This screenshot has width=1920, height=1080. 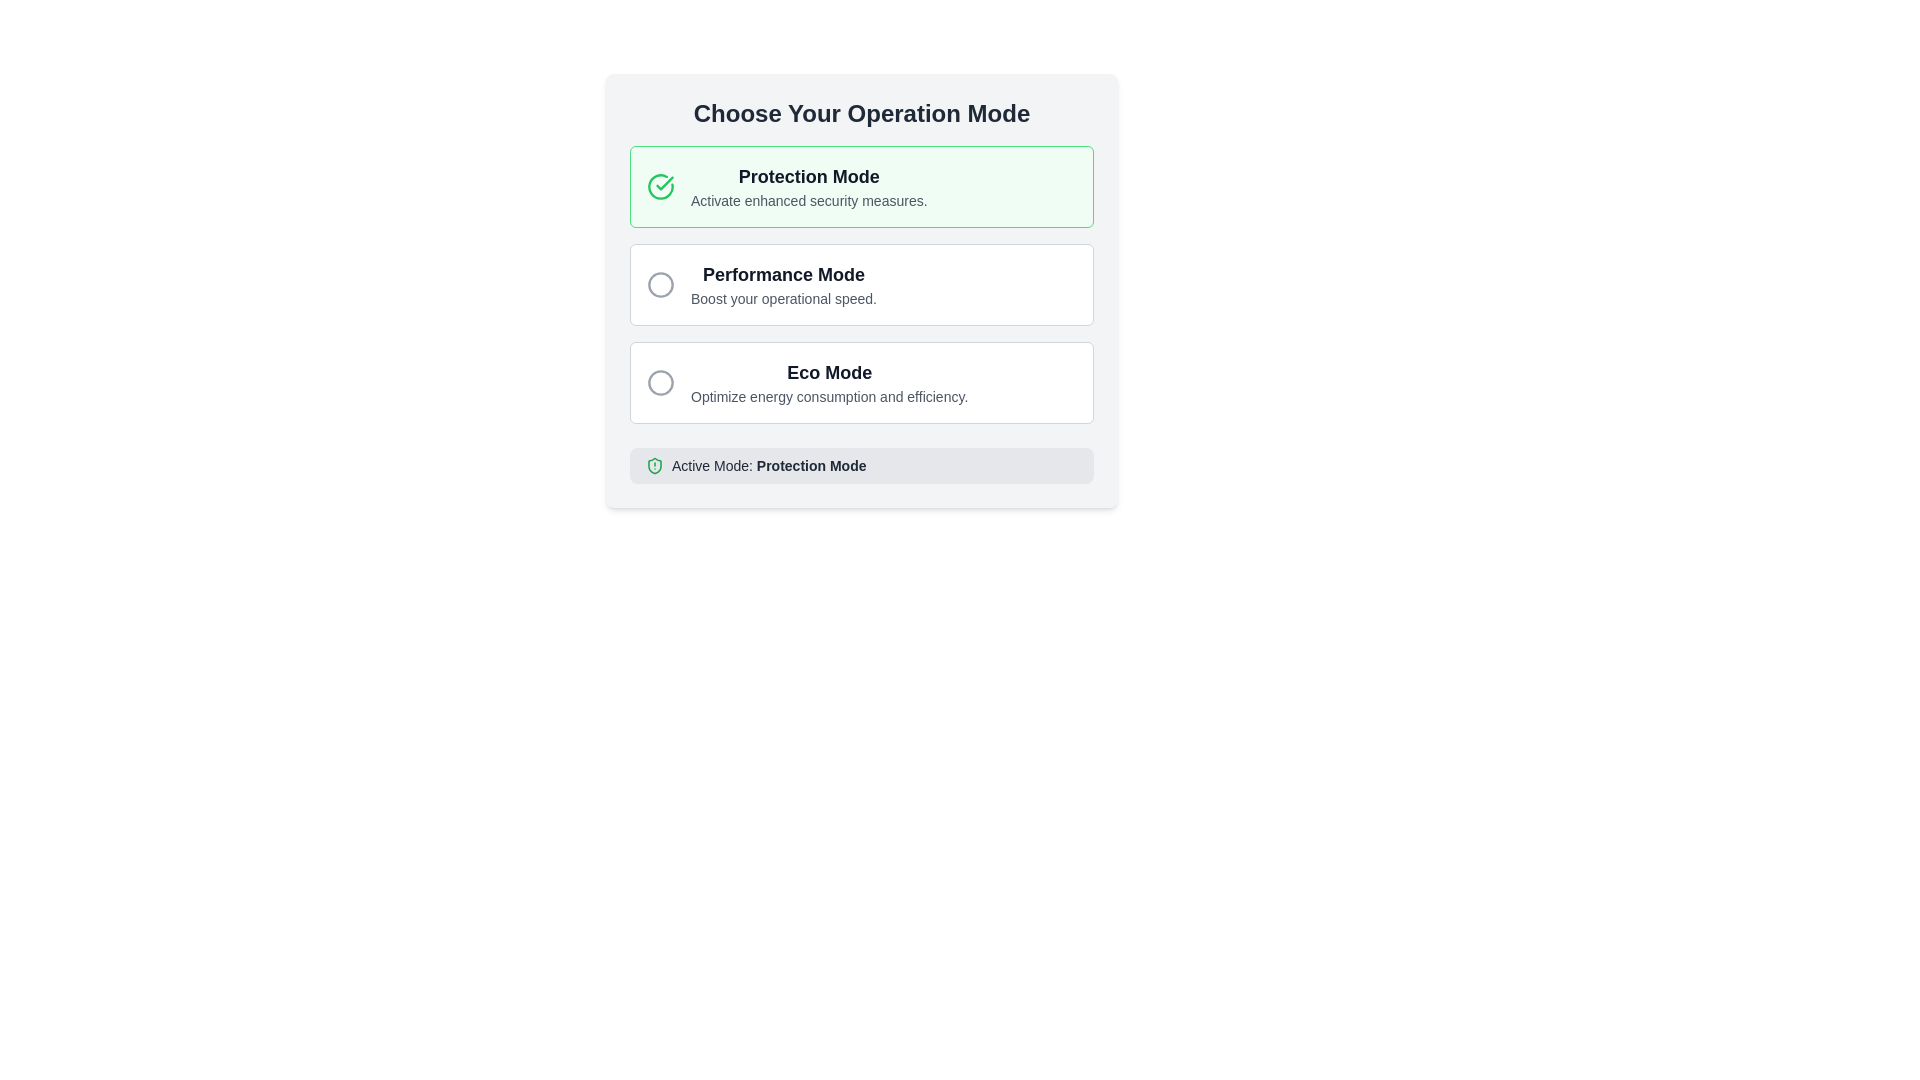 I want to click on the text label that serves as a descriptive subtitle for the 'Protection Mode' option in the selection interface, located directly beneath the 'Protection Mode' text, so click(x=809, y=200).